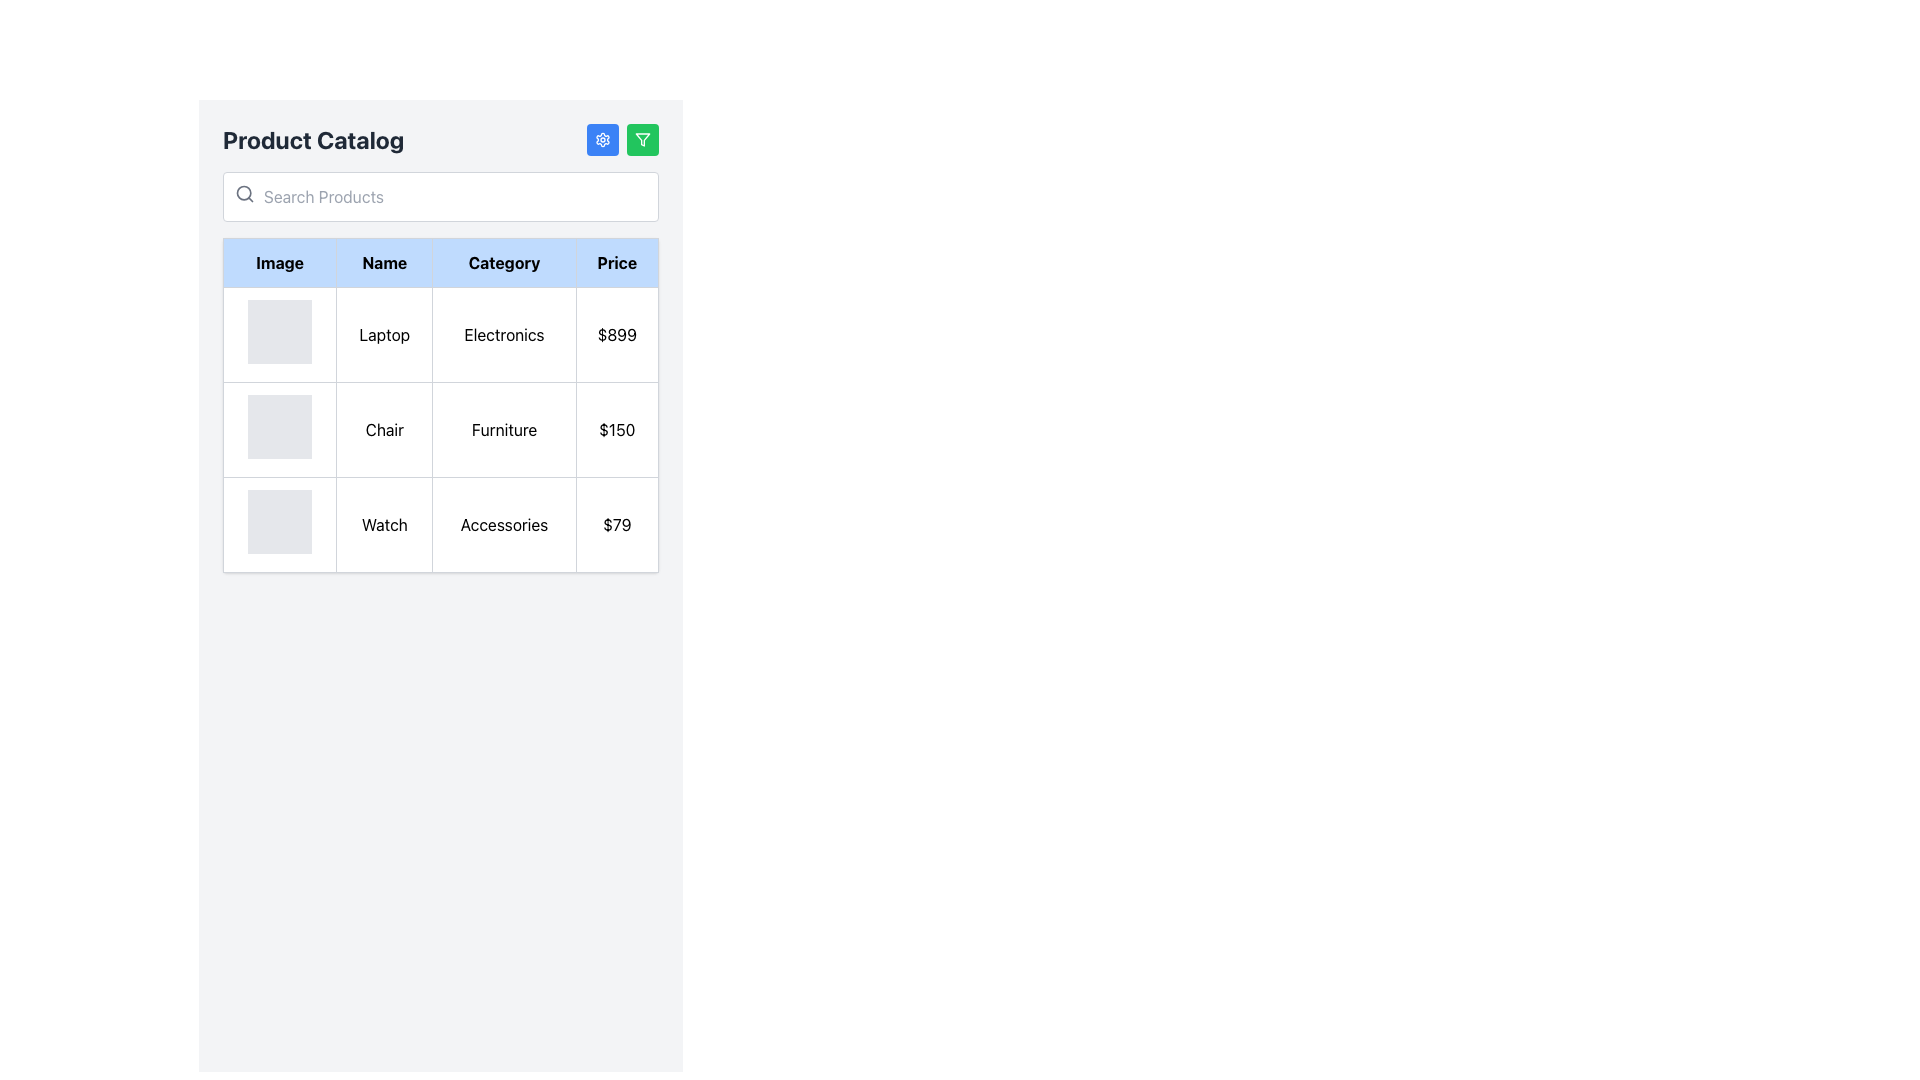 The image size is (1920, 1080). Describe the element at coordinates (602, 138) in the screenshot. I see `the settings icon located in the top-right corner of the interface, which is part of a clickable button with a blue background and round corners` at that location.